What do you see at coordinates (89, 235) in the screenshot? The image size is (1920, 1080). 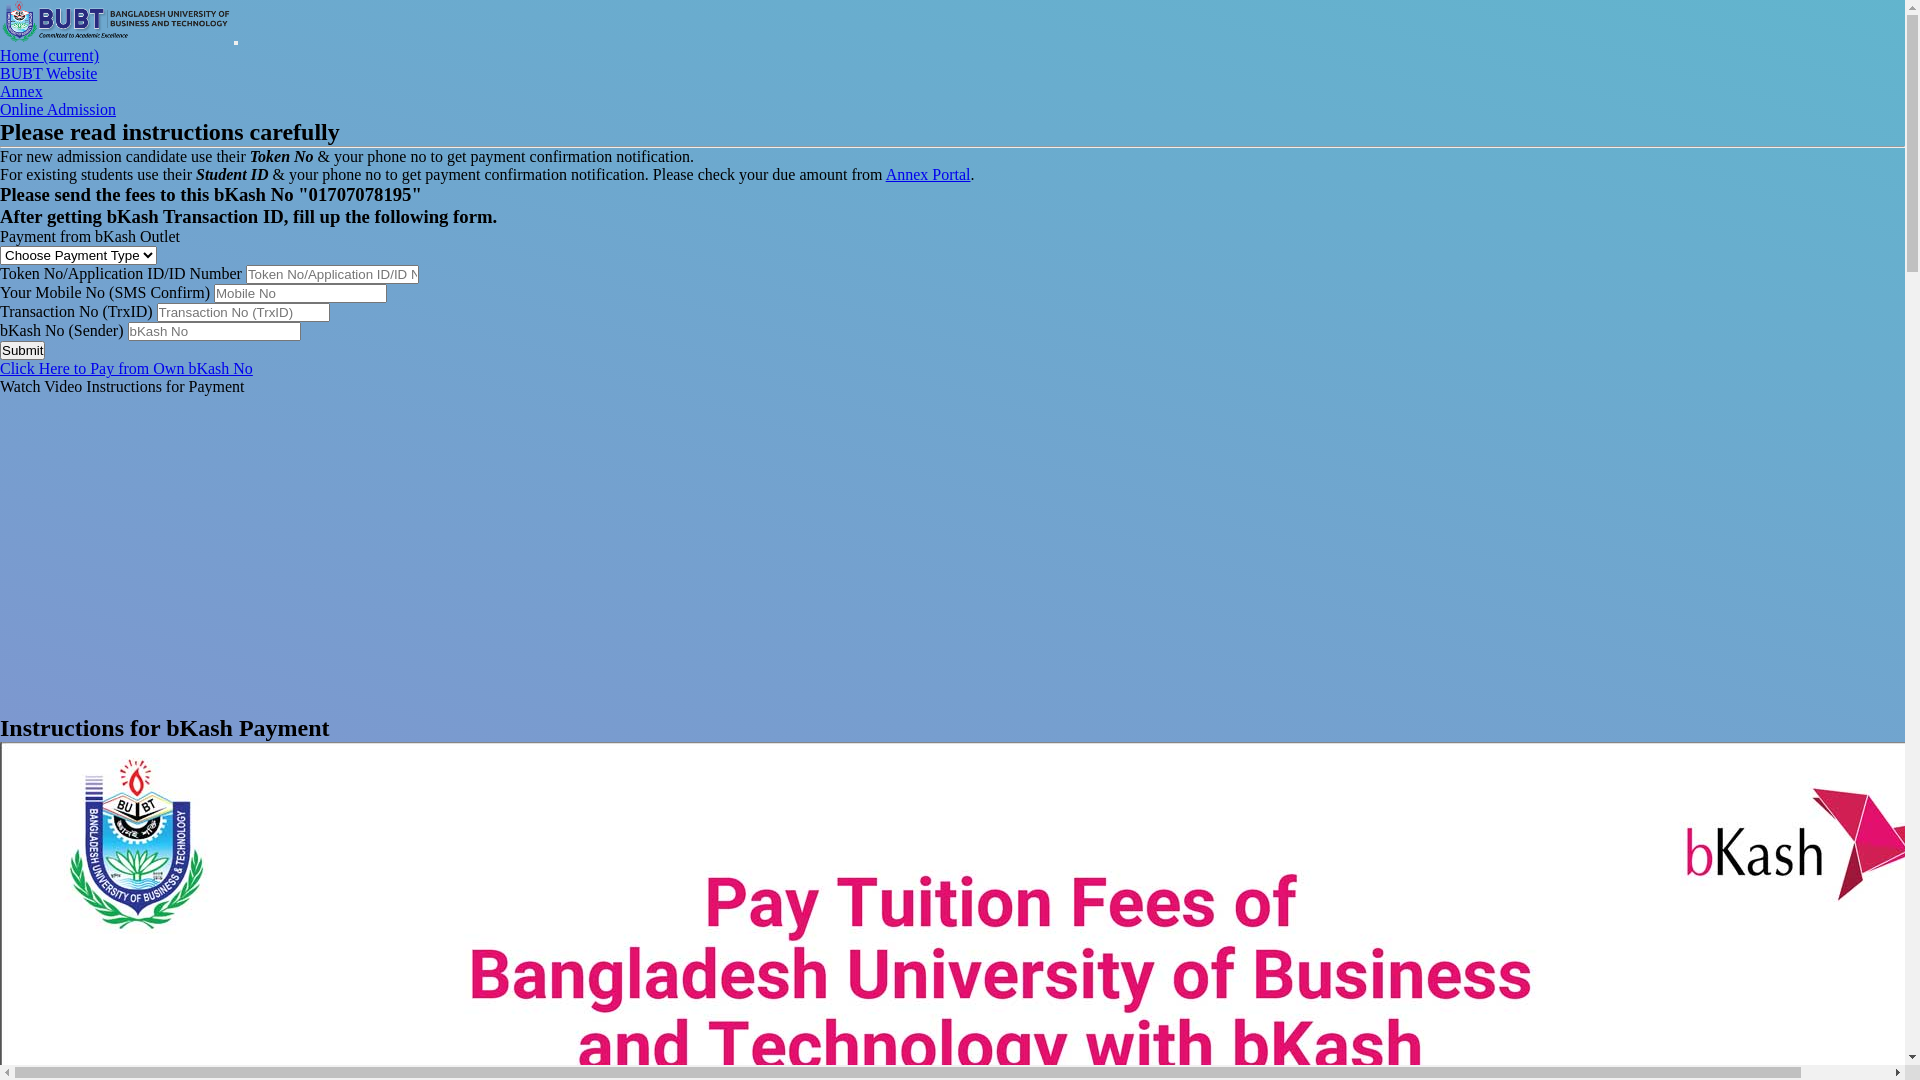 I see `'Payment from bKash Outlet'` at bounding box center [89, 235].